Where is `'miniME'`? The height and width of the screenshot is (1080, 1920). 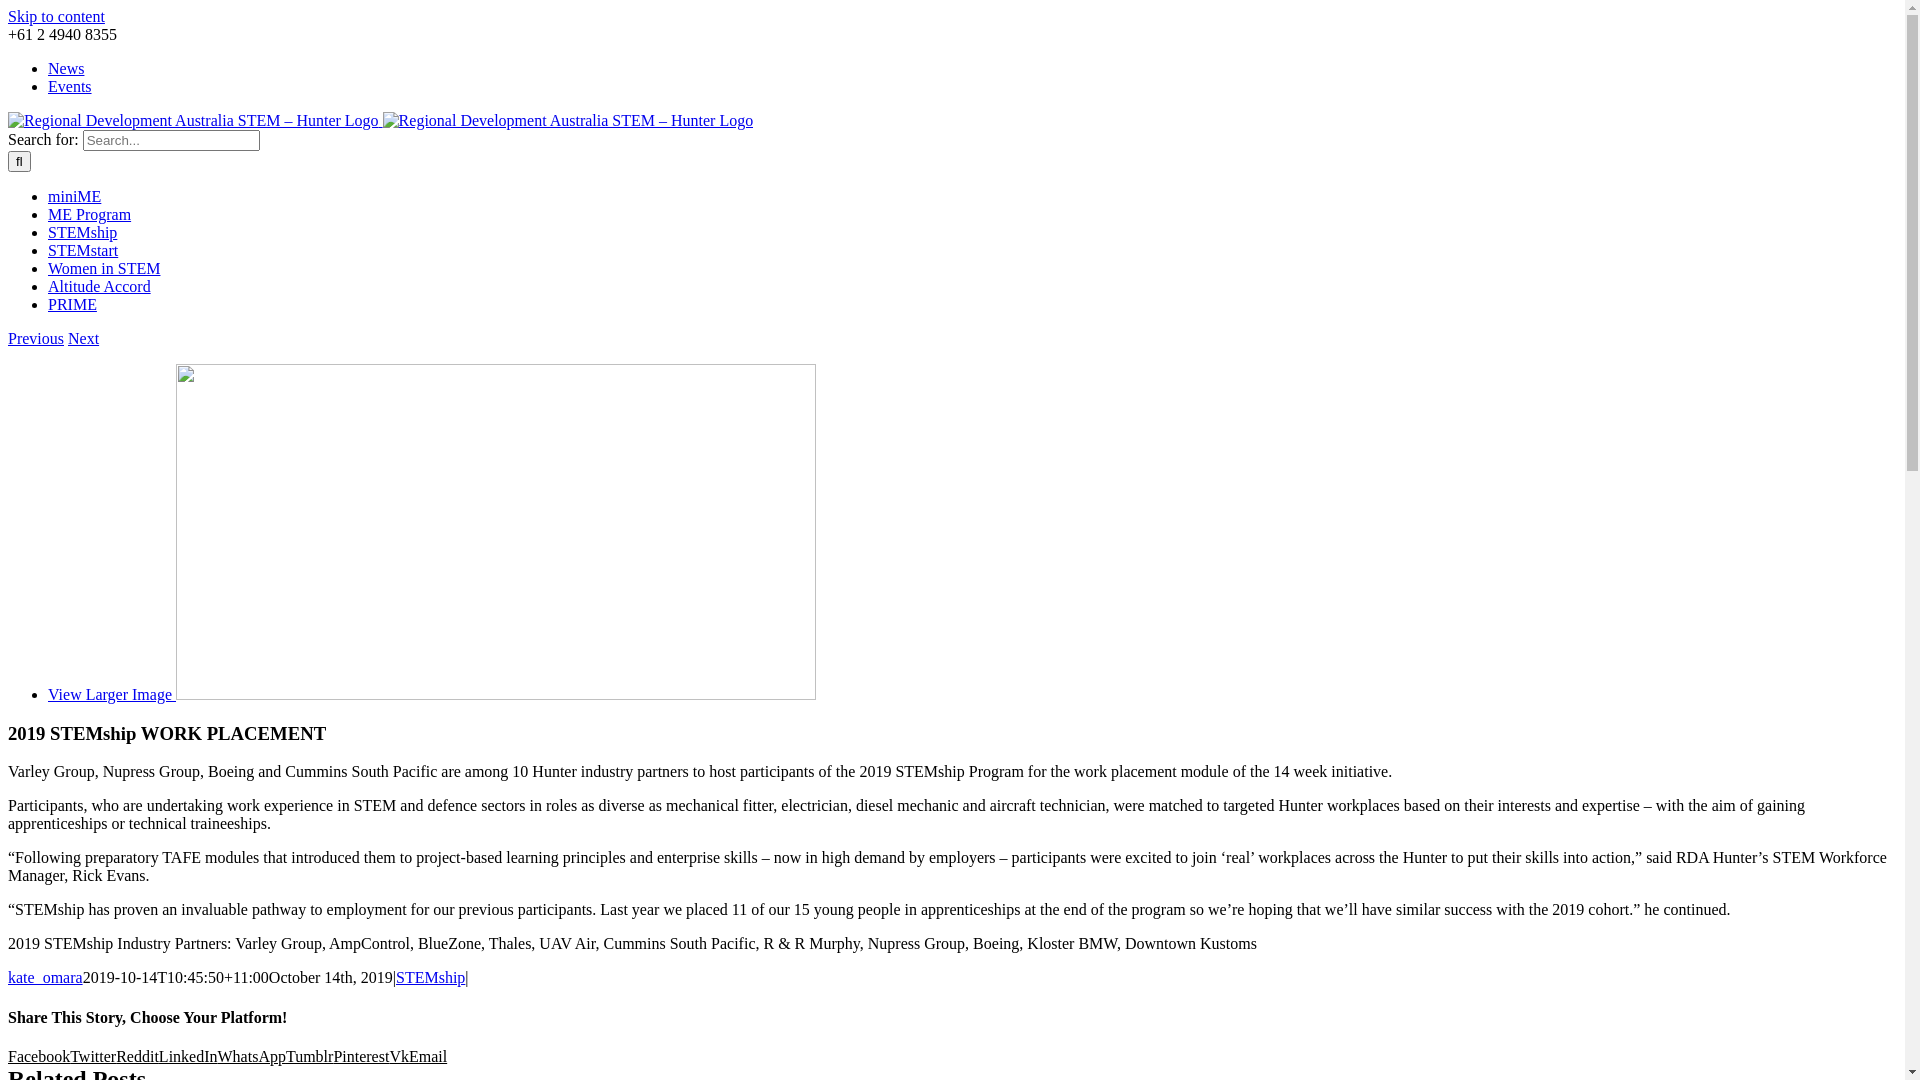 'miniME' is located at coordinates (48, 196).